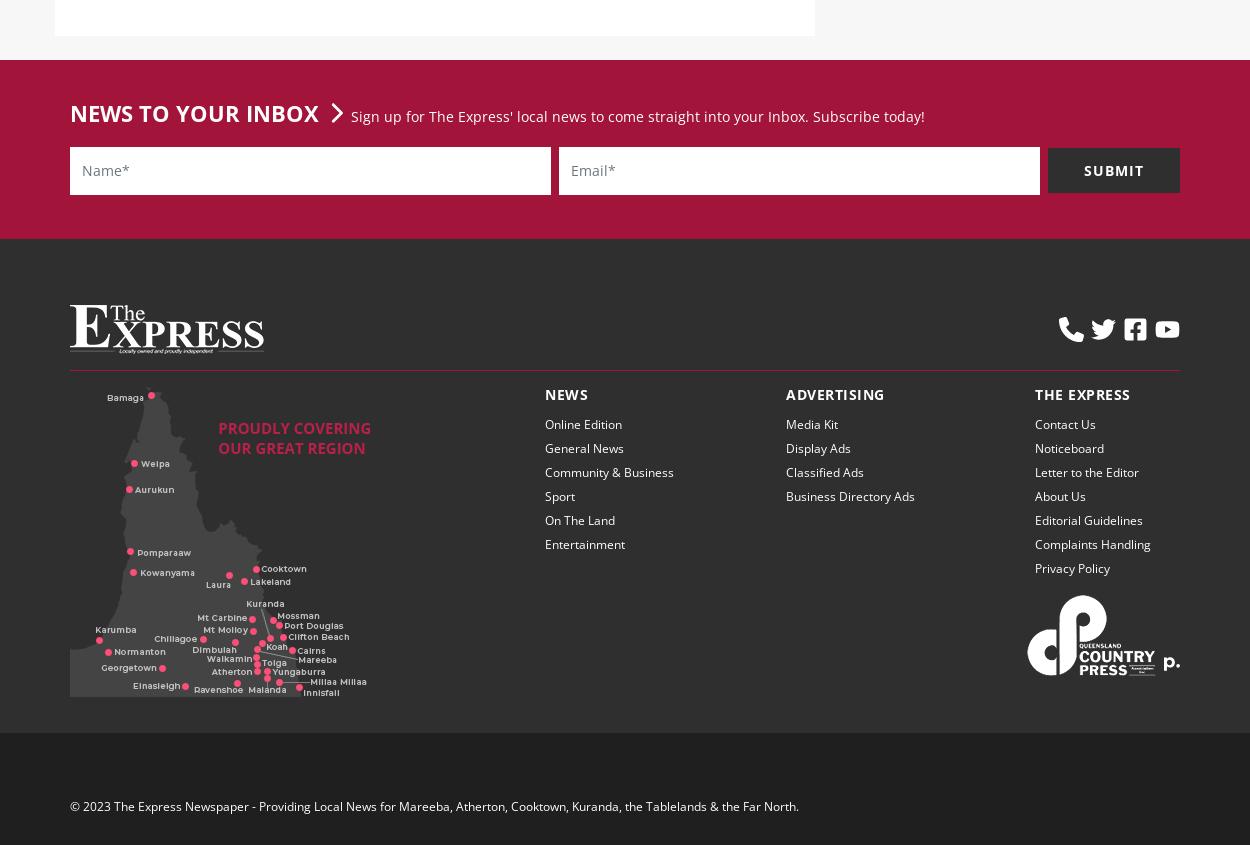 This screenshot has height=845, width=1250. Describe the element at coordinates (1035, 511) in the screenshot. I see `'About Us'` at that location.